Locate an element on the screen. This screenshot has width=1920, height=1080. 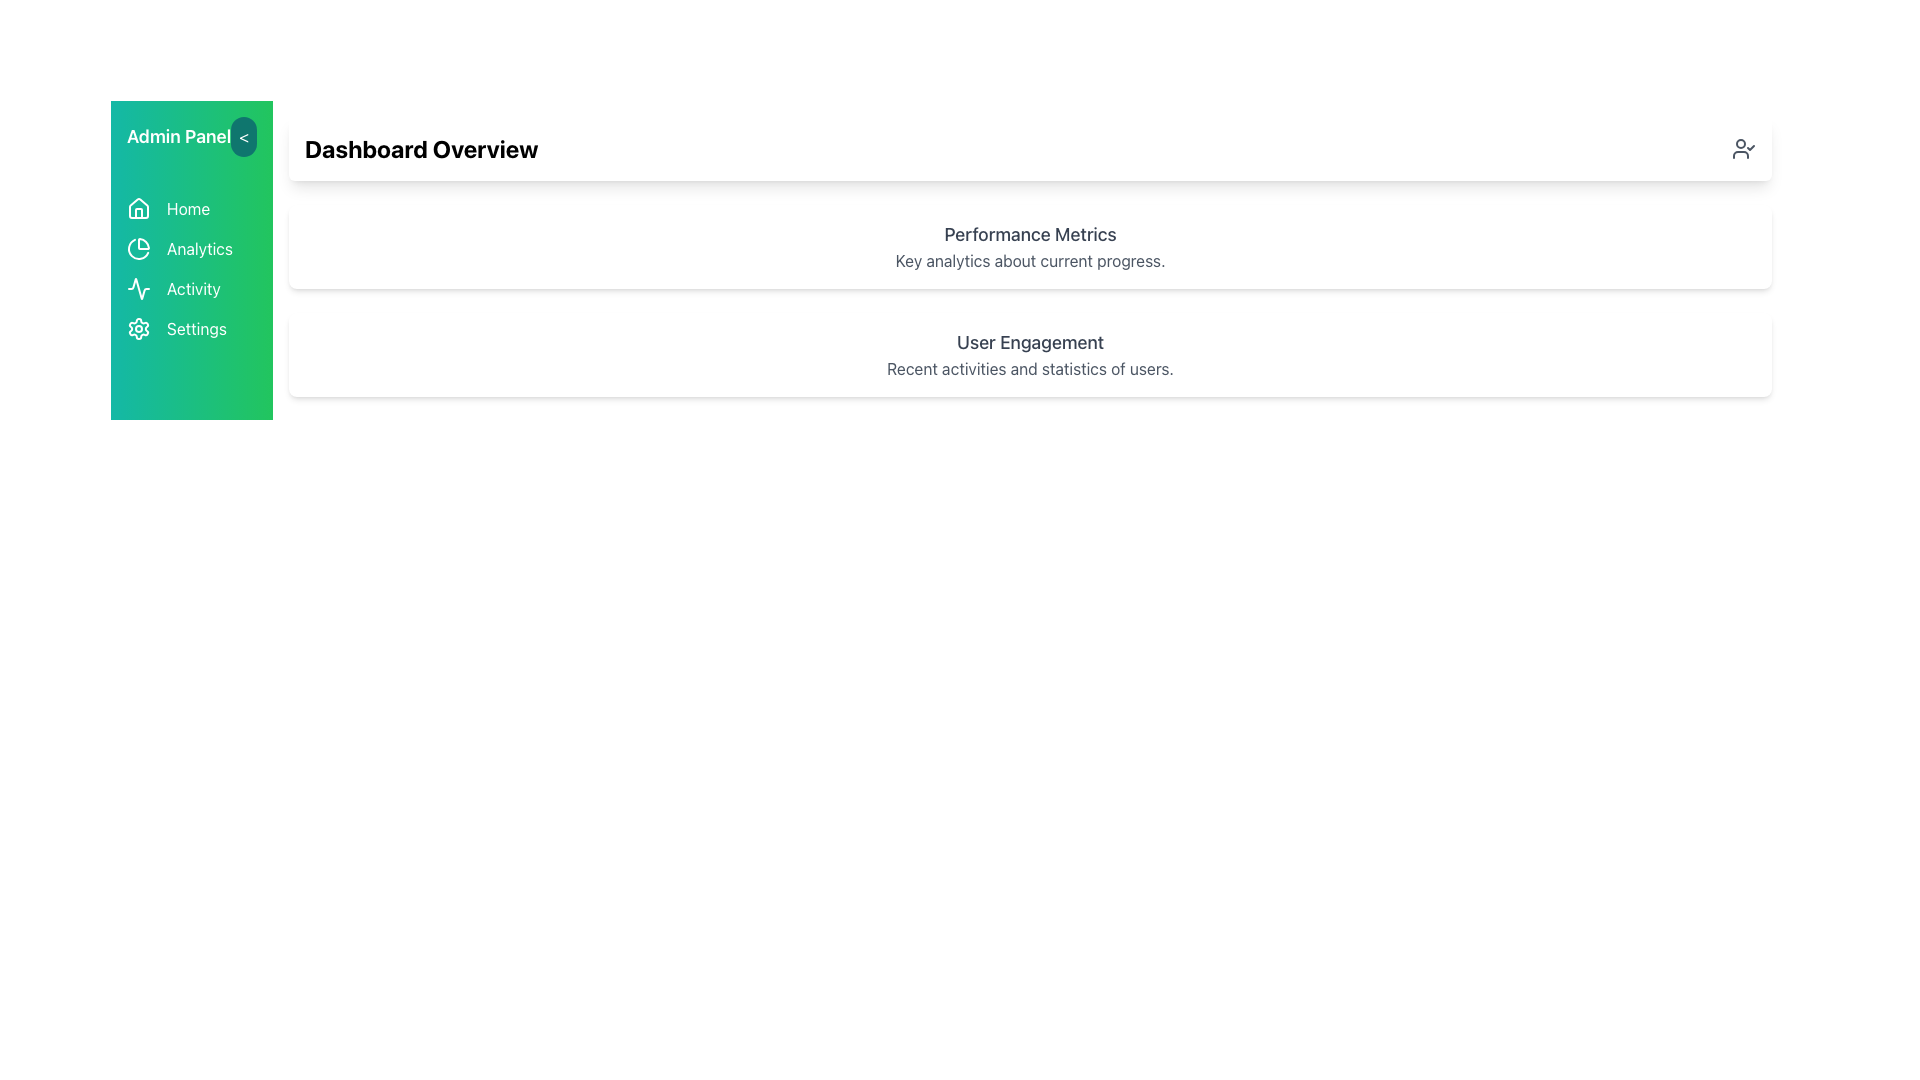
text label 'User Engagement' which is styled with a larger font size and gray color located above the subtitle in the white card section on the dashboard is located at coordinates (1030, 342).